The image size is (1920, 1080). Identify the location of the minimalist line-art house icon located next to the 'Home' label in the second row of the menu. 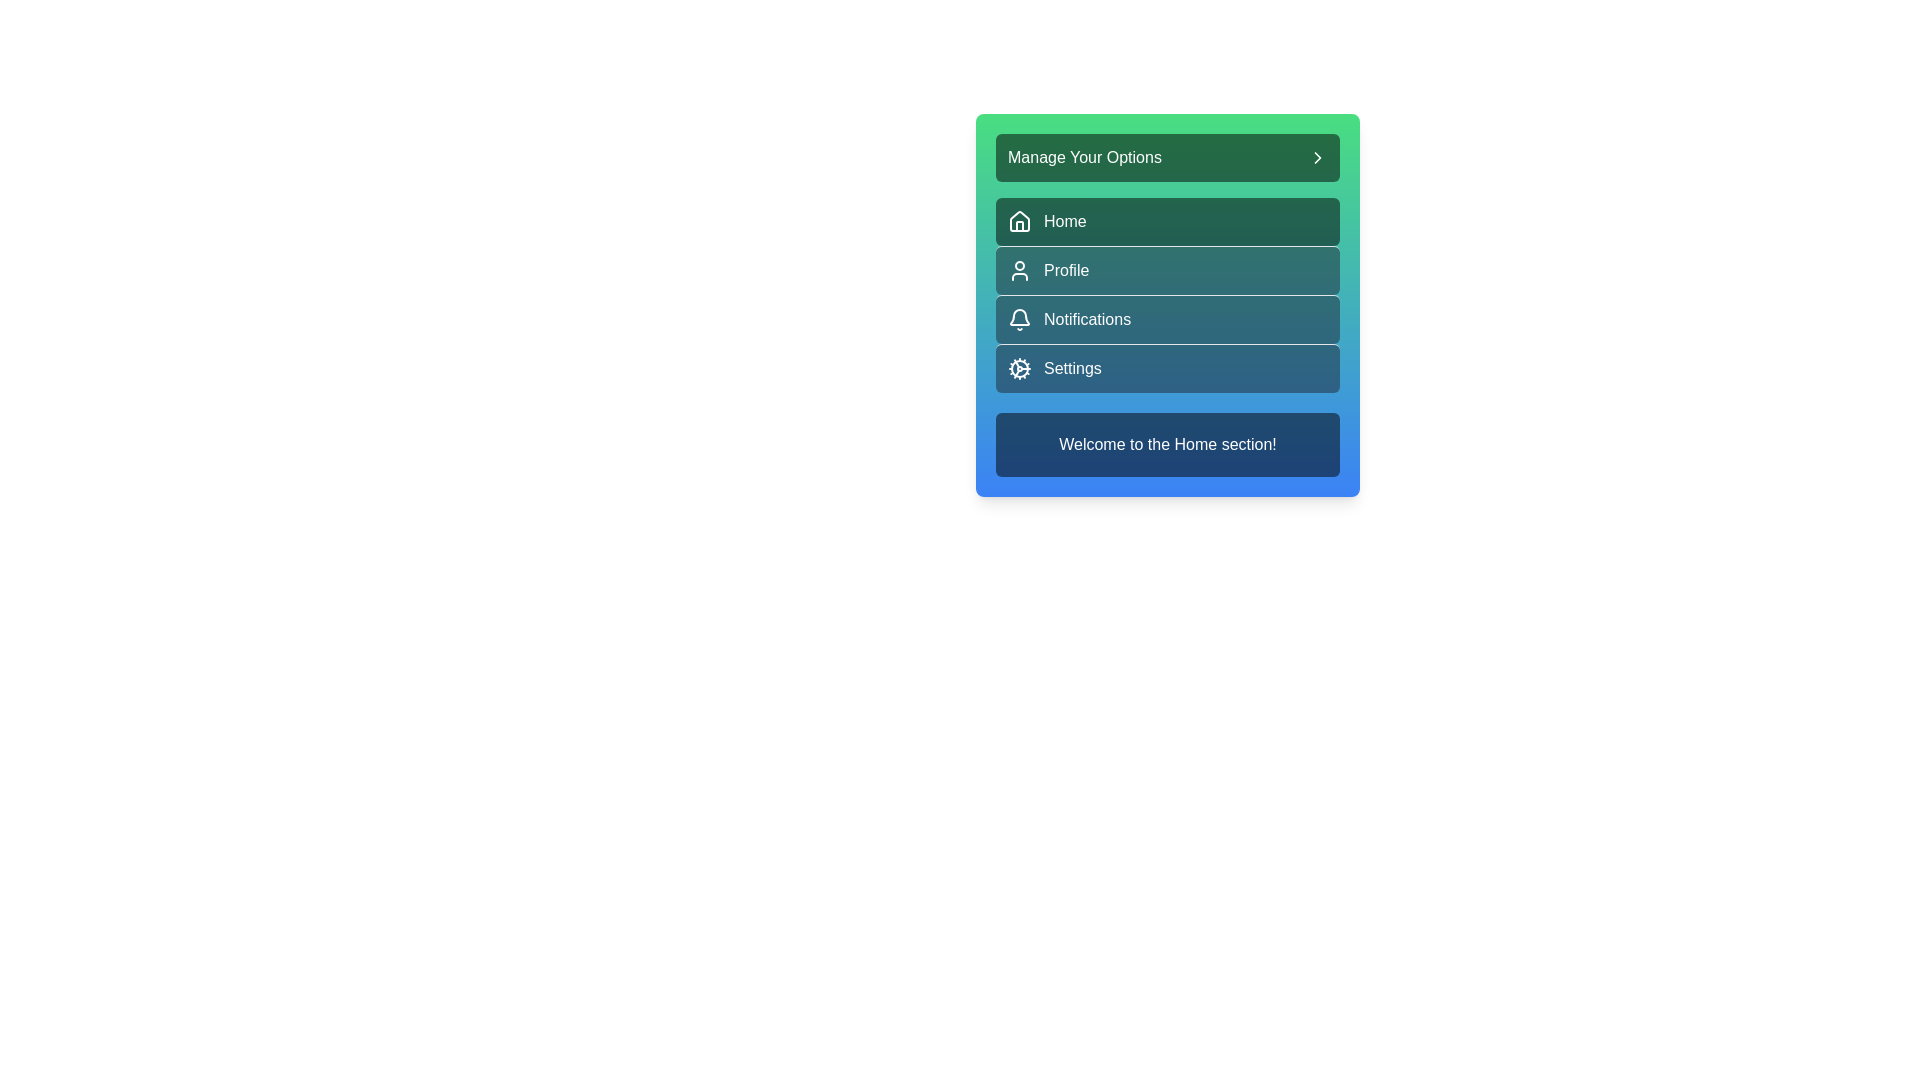
(1019, 220).